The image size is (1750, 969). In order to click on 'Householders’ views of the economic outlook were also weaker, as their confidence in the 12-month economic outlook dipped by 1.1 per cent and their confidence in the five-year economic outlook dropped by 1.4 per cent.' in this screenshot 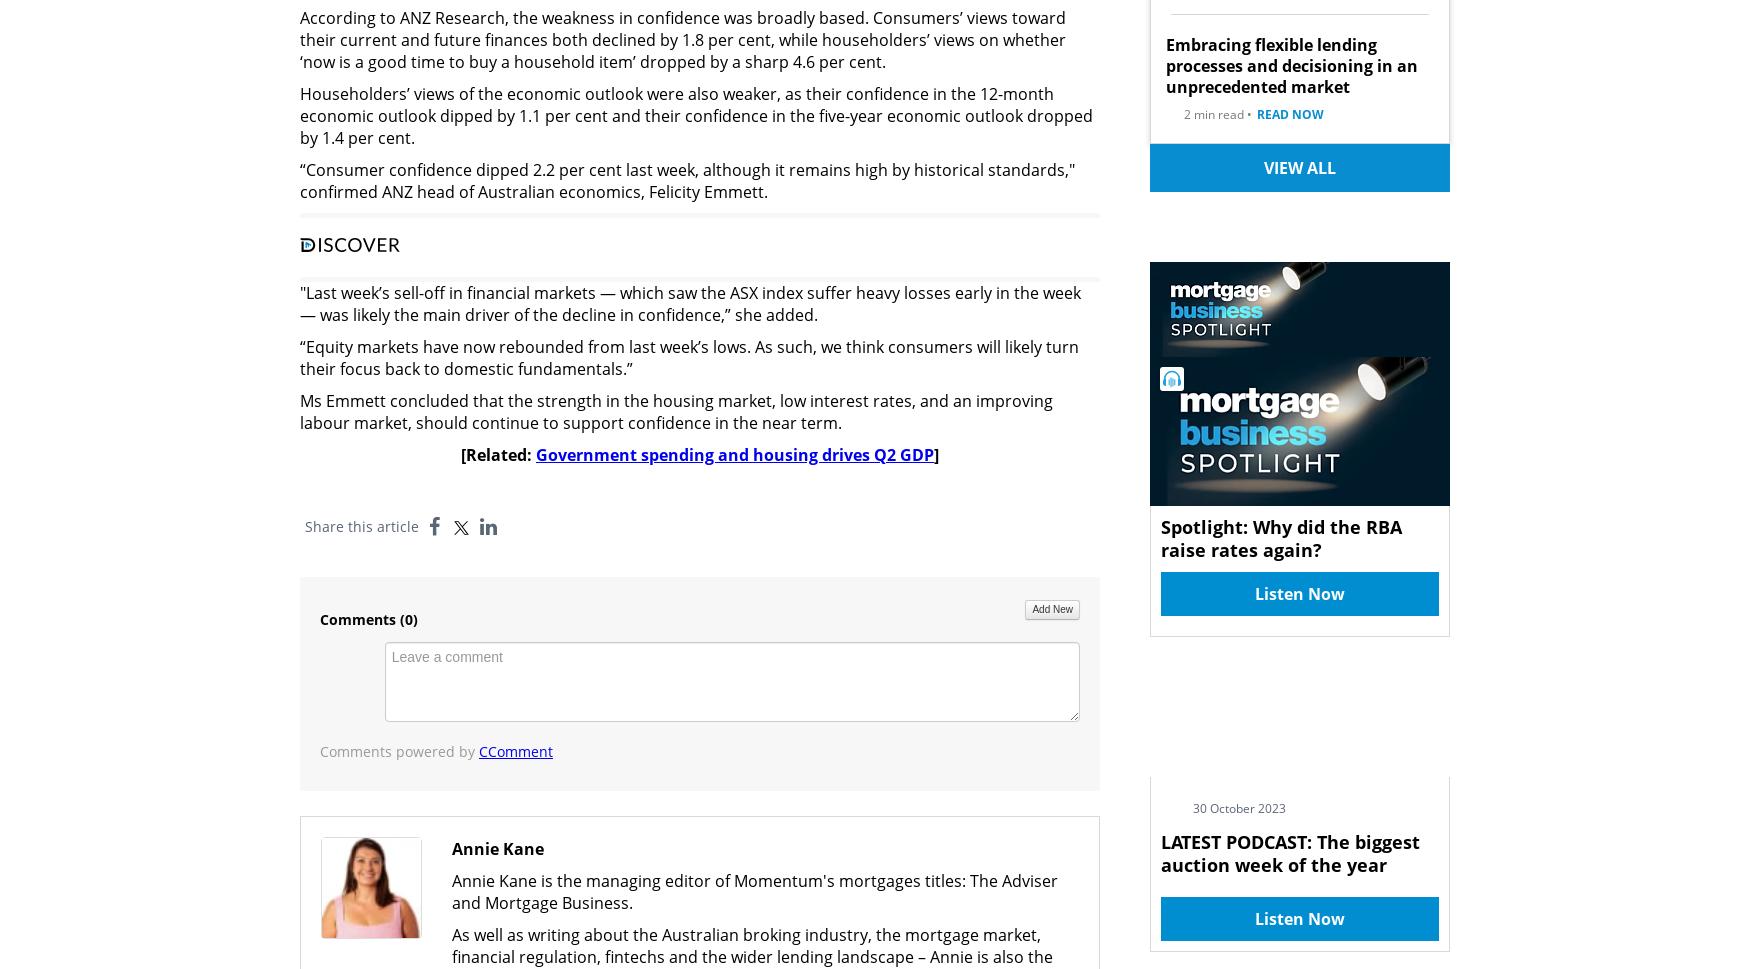, I will do `click(696, 115)`.